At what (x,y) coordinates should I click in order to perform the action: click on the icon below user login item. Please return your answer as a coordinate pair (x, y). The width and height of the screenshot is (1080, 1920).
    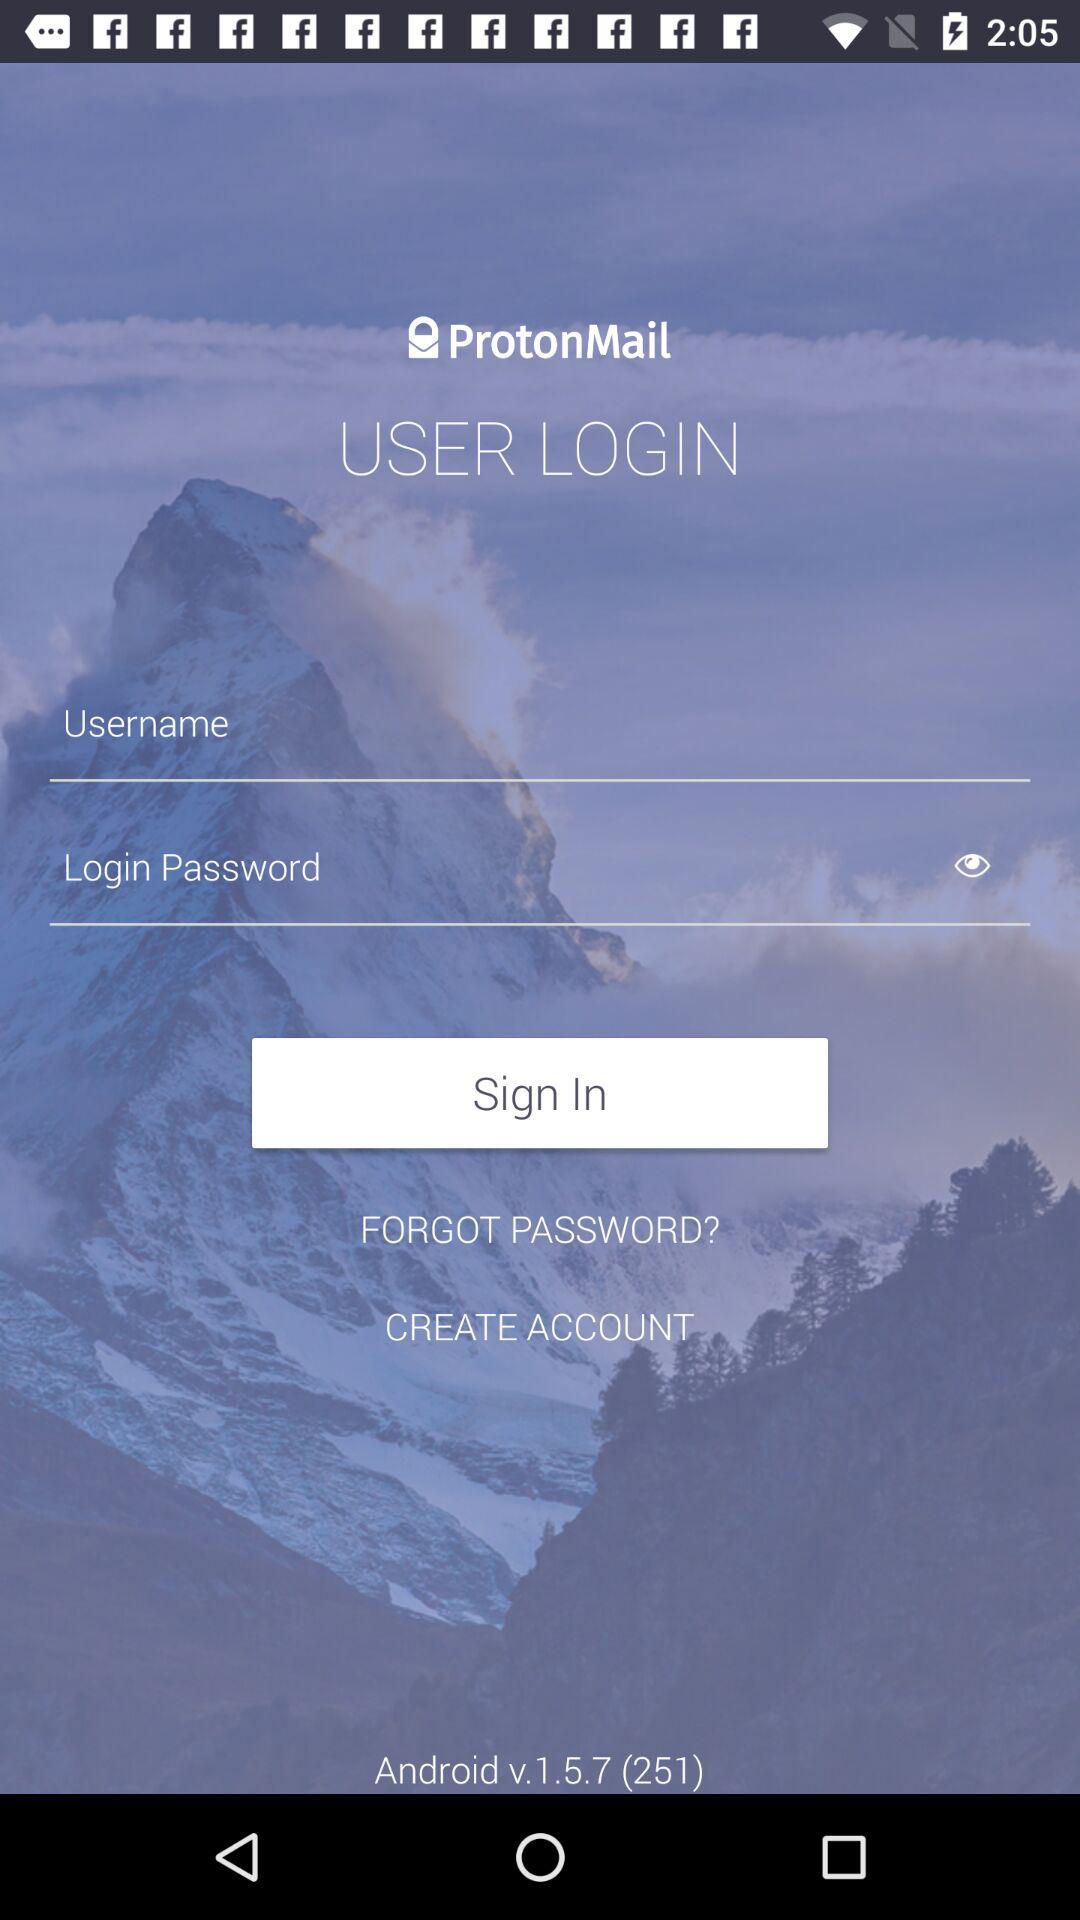
    Looking at the image, I should click on (540, 721).